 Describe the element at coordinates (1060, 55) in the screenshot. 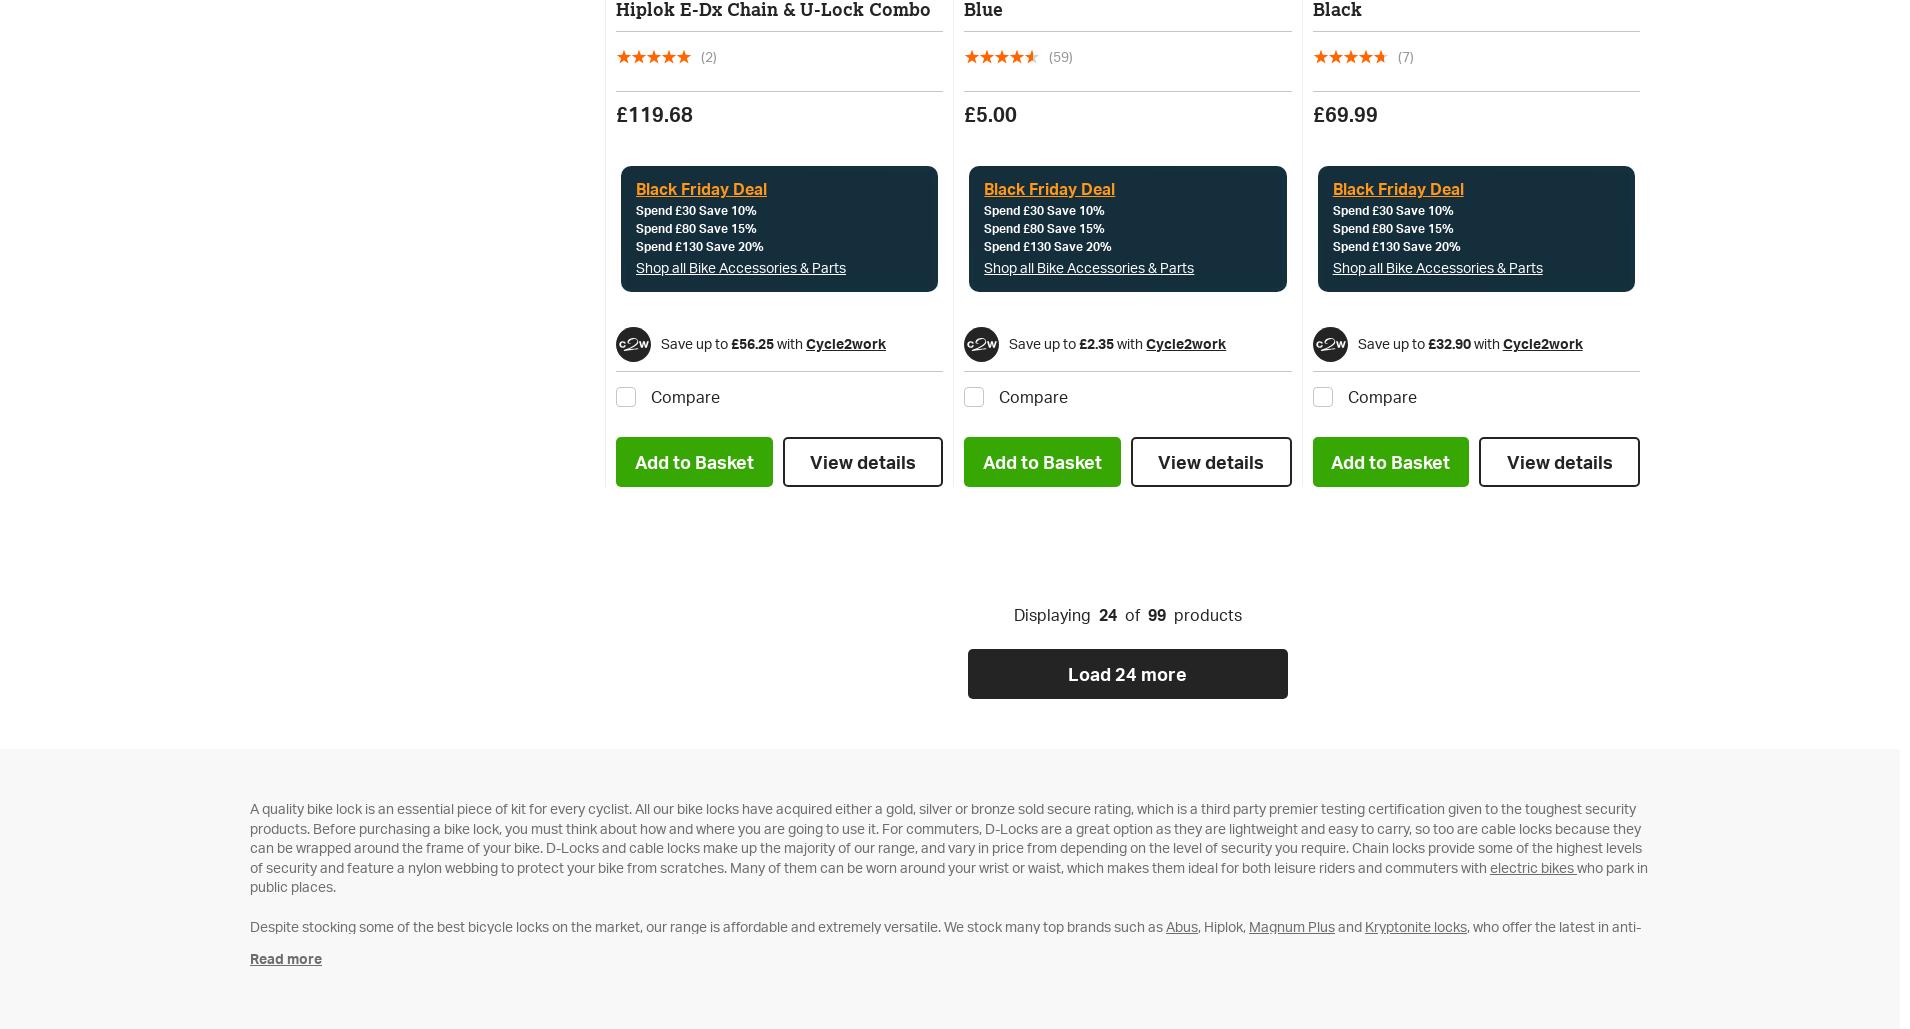

I see `'(59)'` at that location.